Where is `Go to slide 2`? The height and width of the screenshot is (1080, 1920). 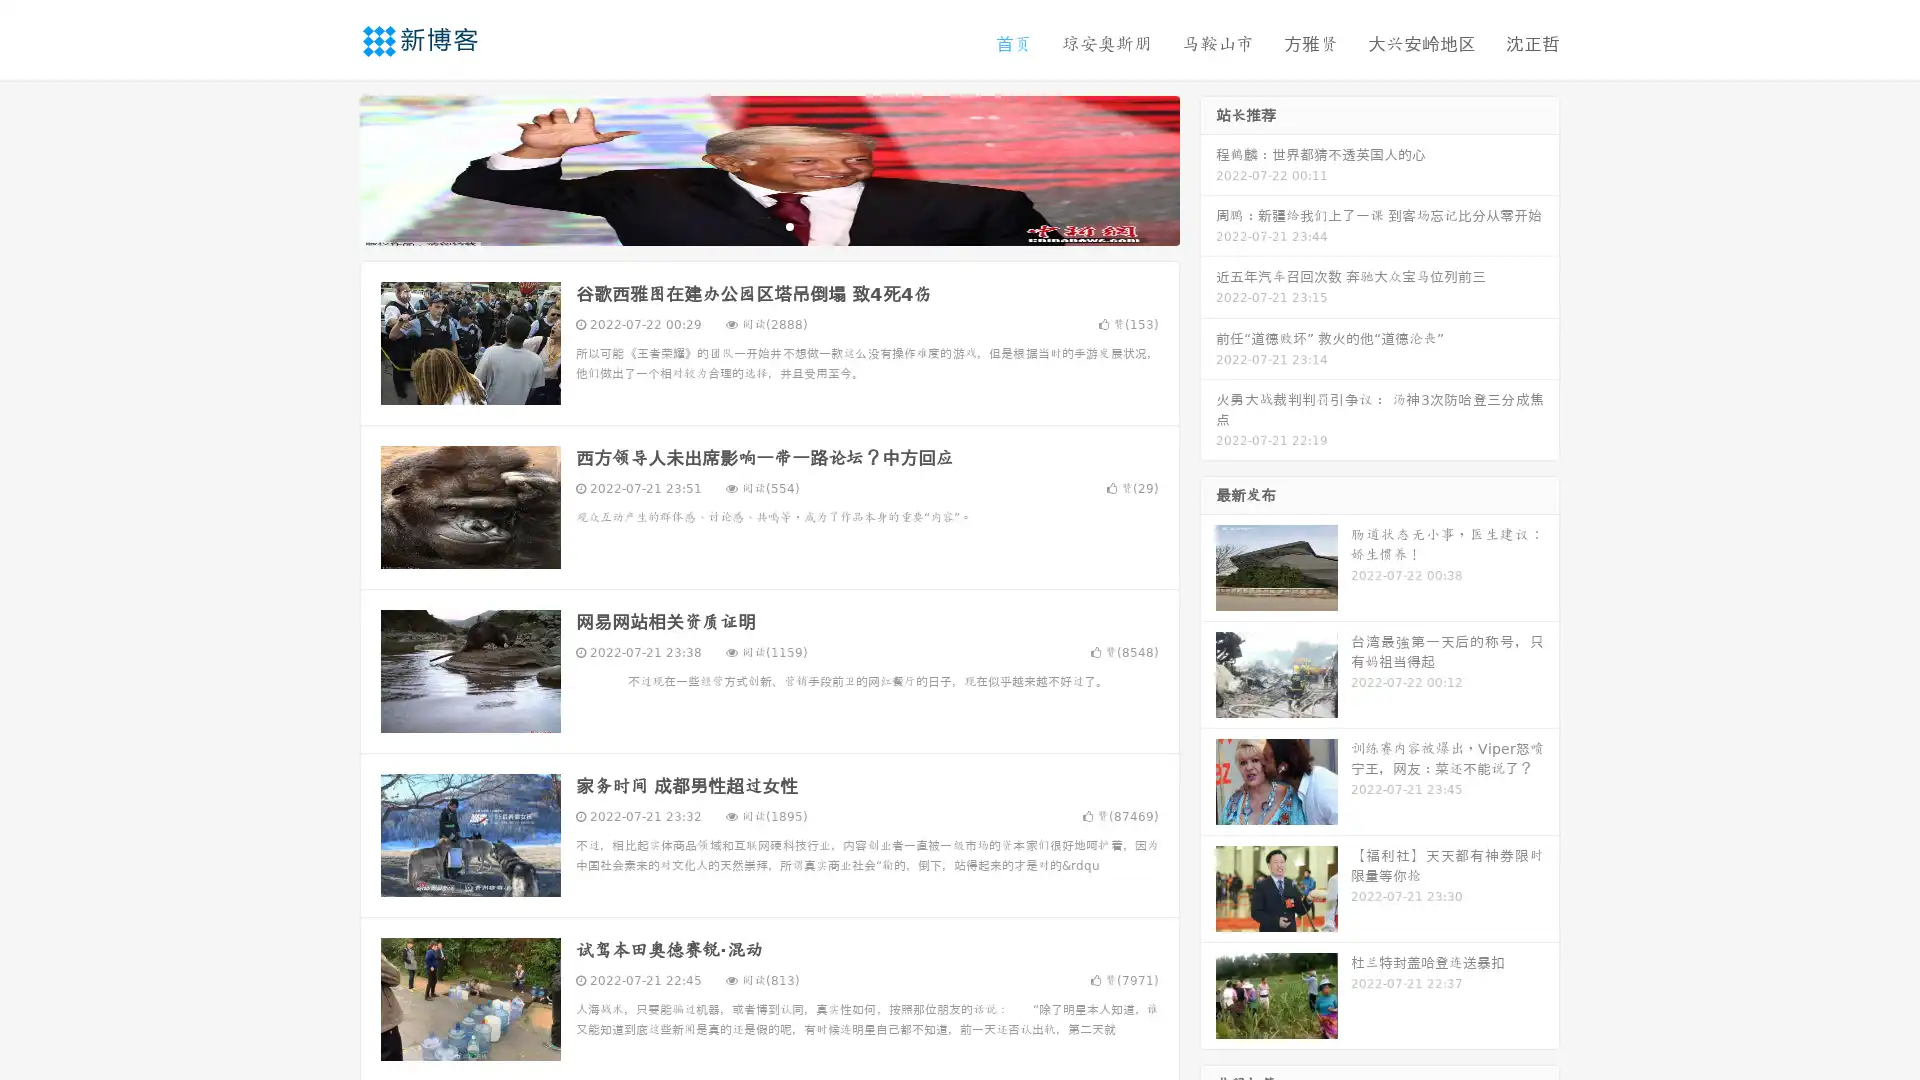
Go to slide 2 is located at coordinates (768, 225).